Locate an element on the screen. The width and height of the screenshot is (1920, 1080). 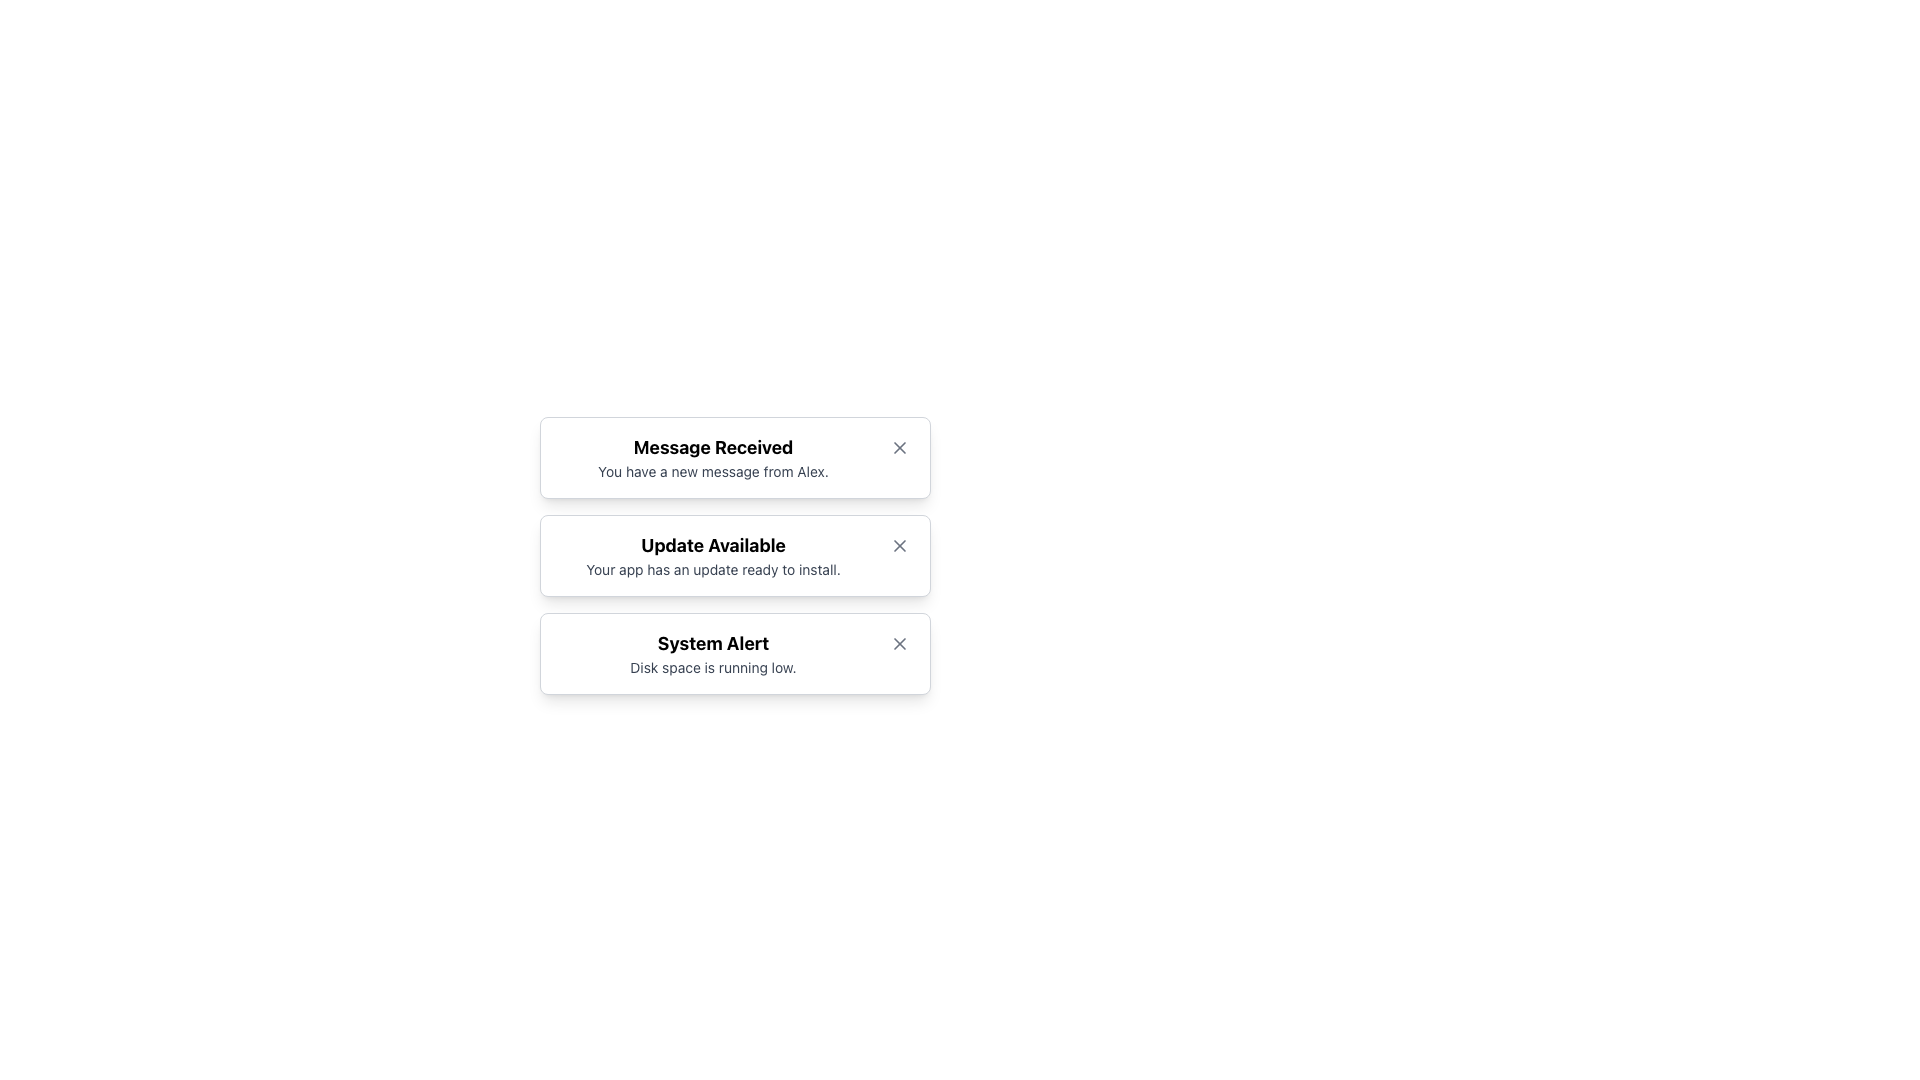
the 'X' icon close button in the 'Update Available' notification box is located at coordinates (899, 546).